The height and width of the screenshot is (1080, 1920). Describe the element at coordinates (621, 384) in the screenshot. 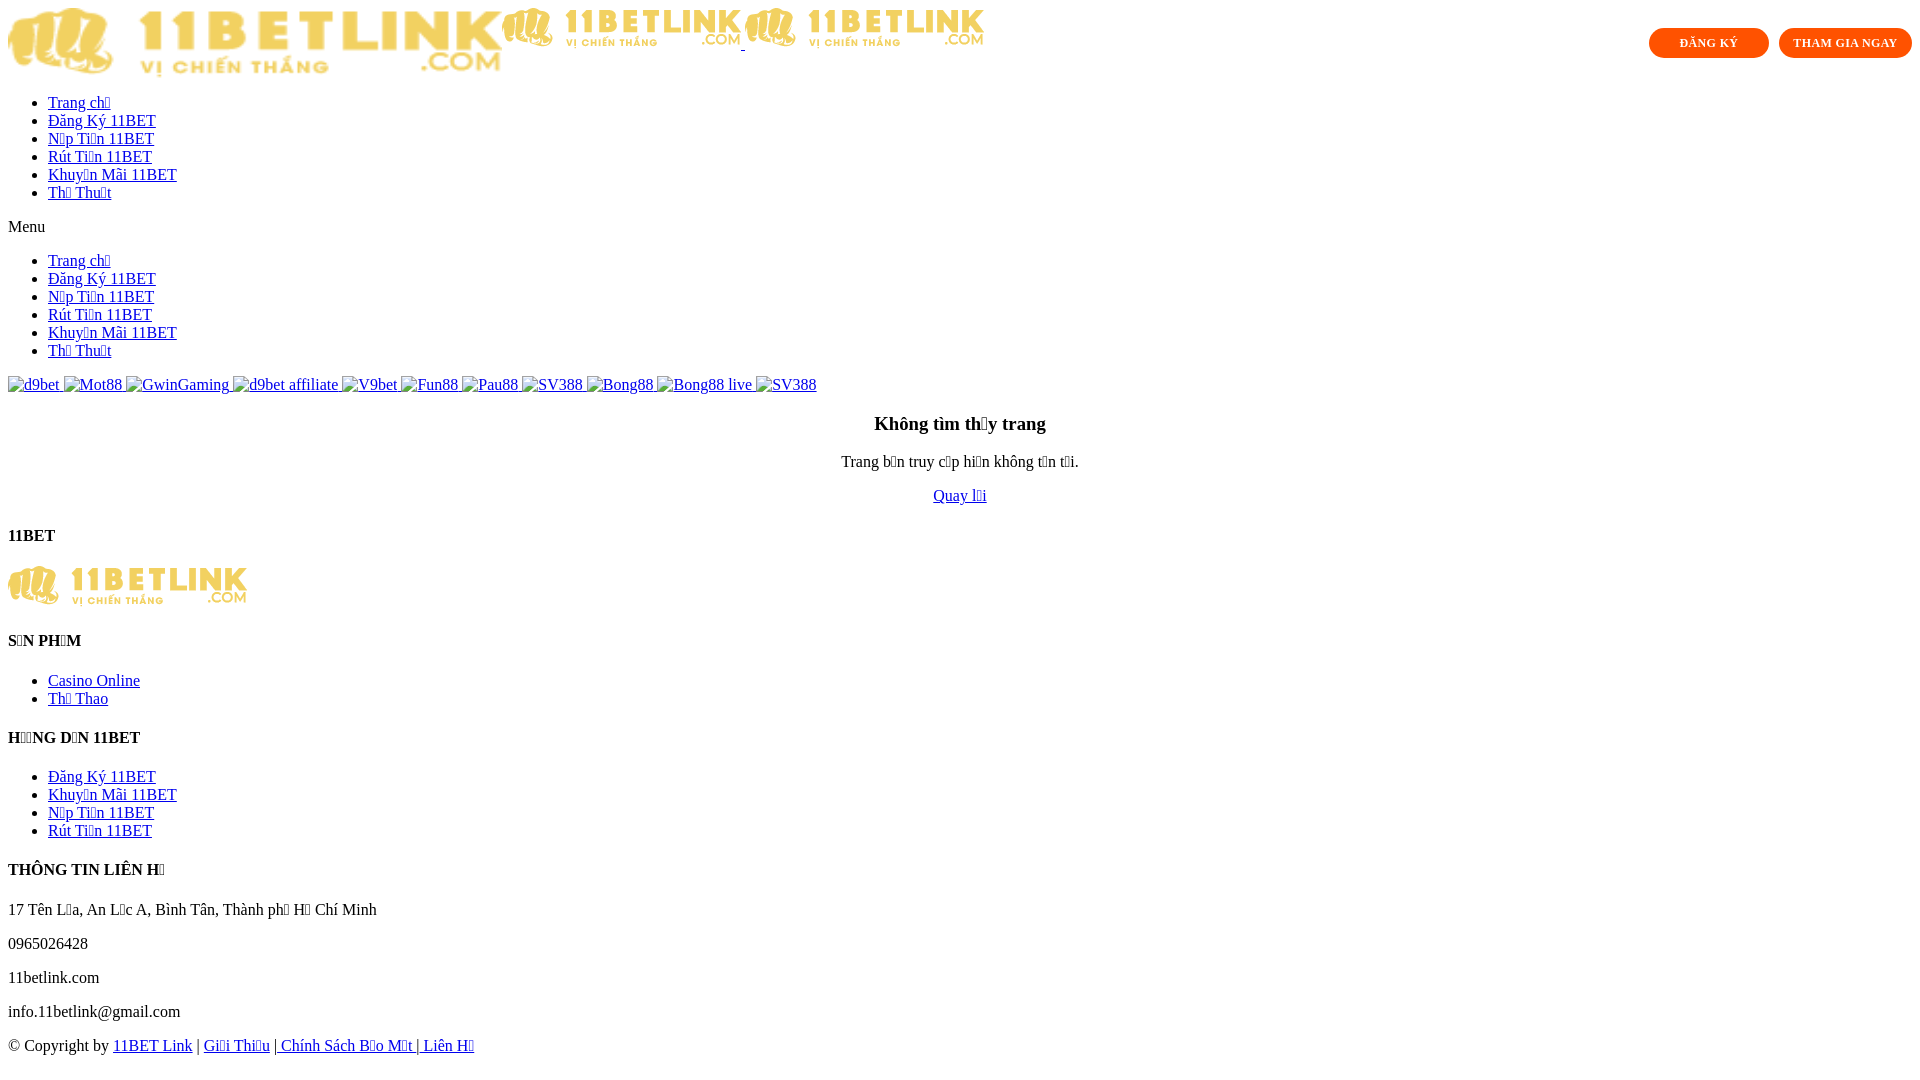

I see `'Bong88'` at that location.